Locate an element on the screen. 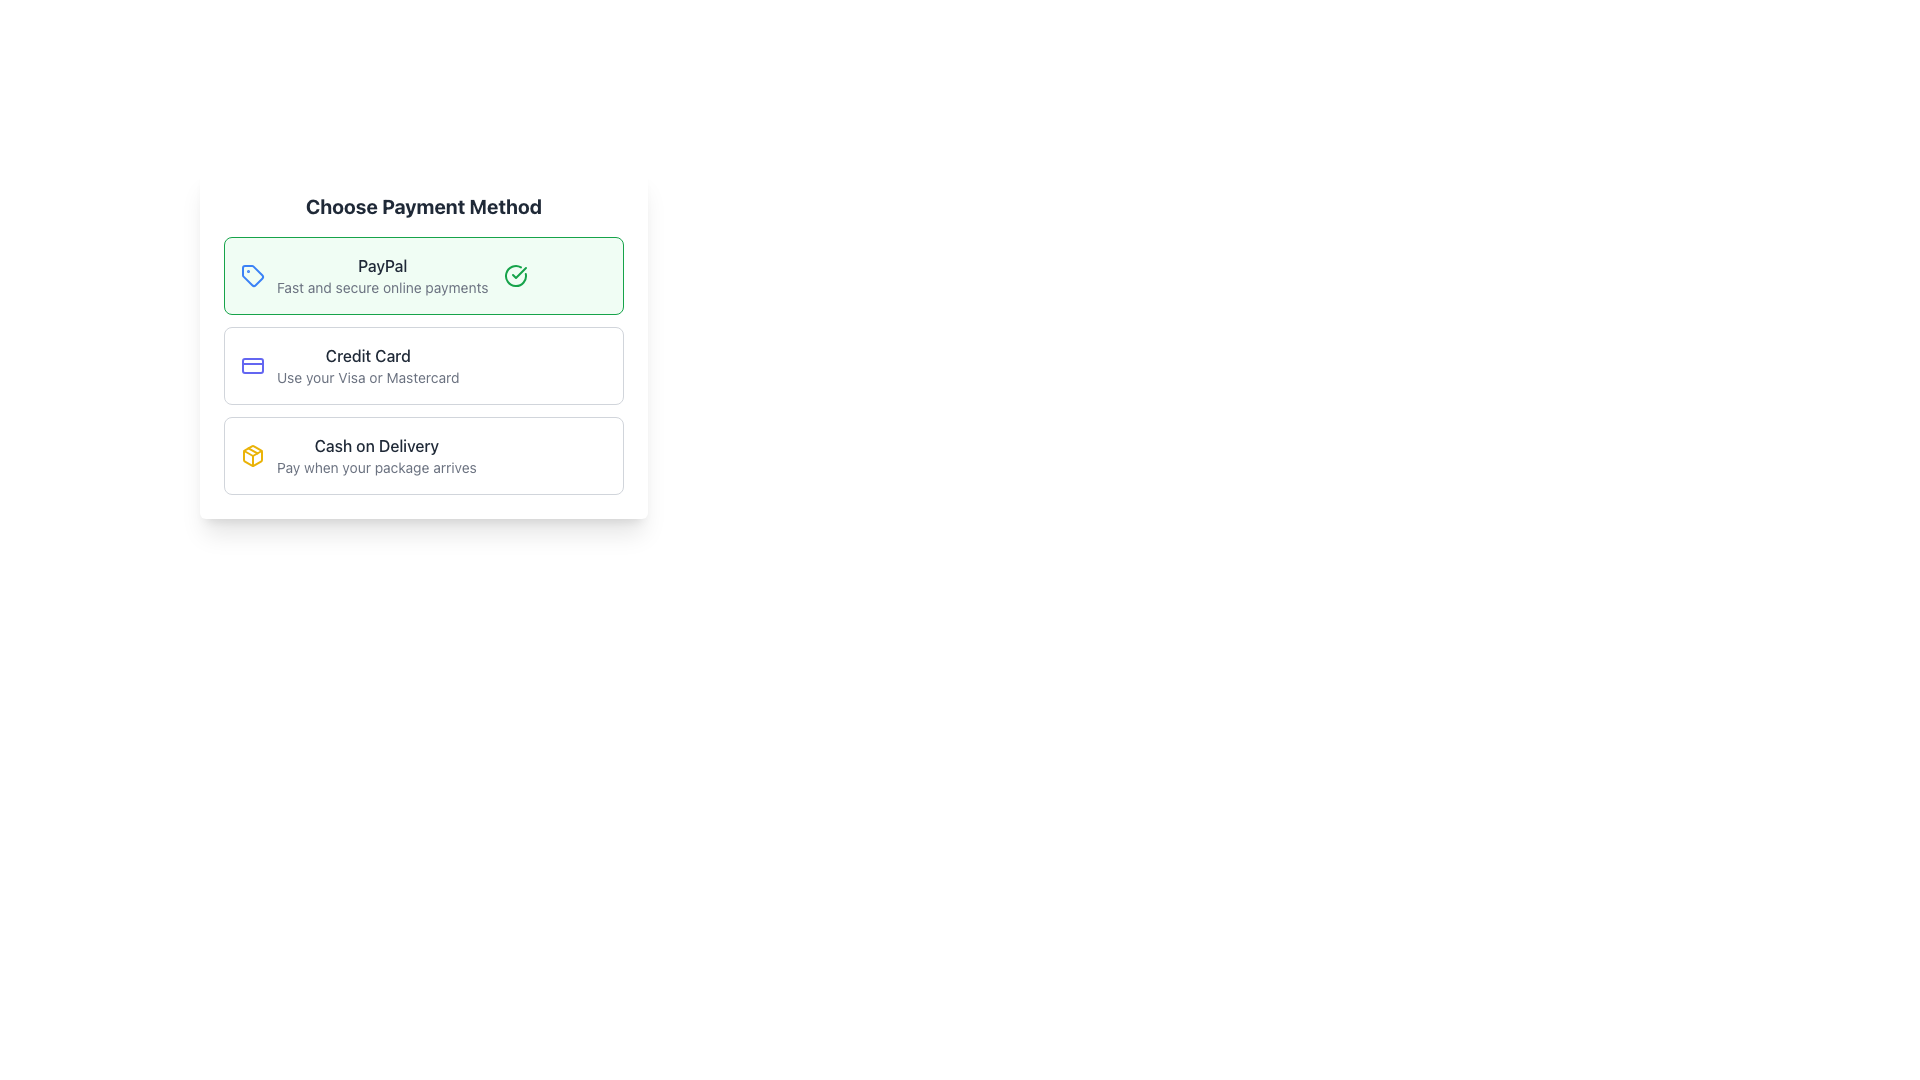  the 'Cash on Delivery' text label, which is styled in a medium-sized dark gray font and located at the top of the last option box in the 'Choose Payment Method' section is located at coordinates (376, 445).